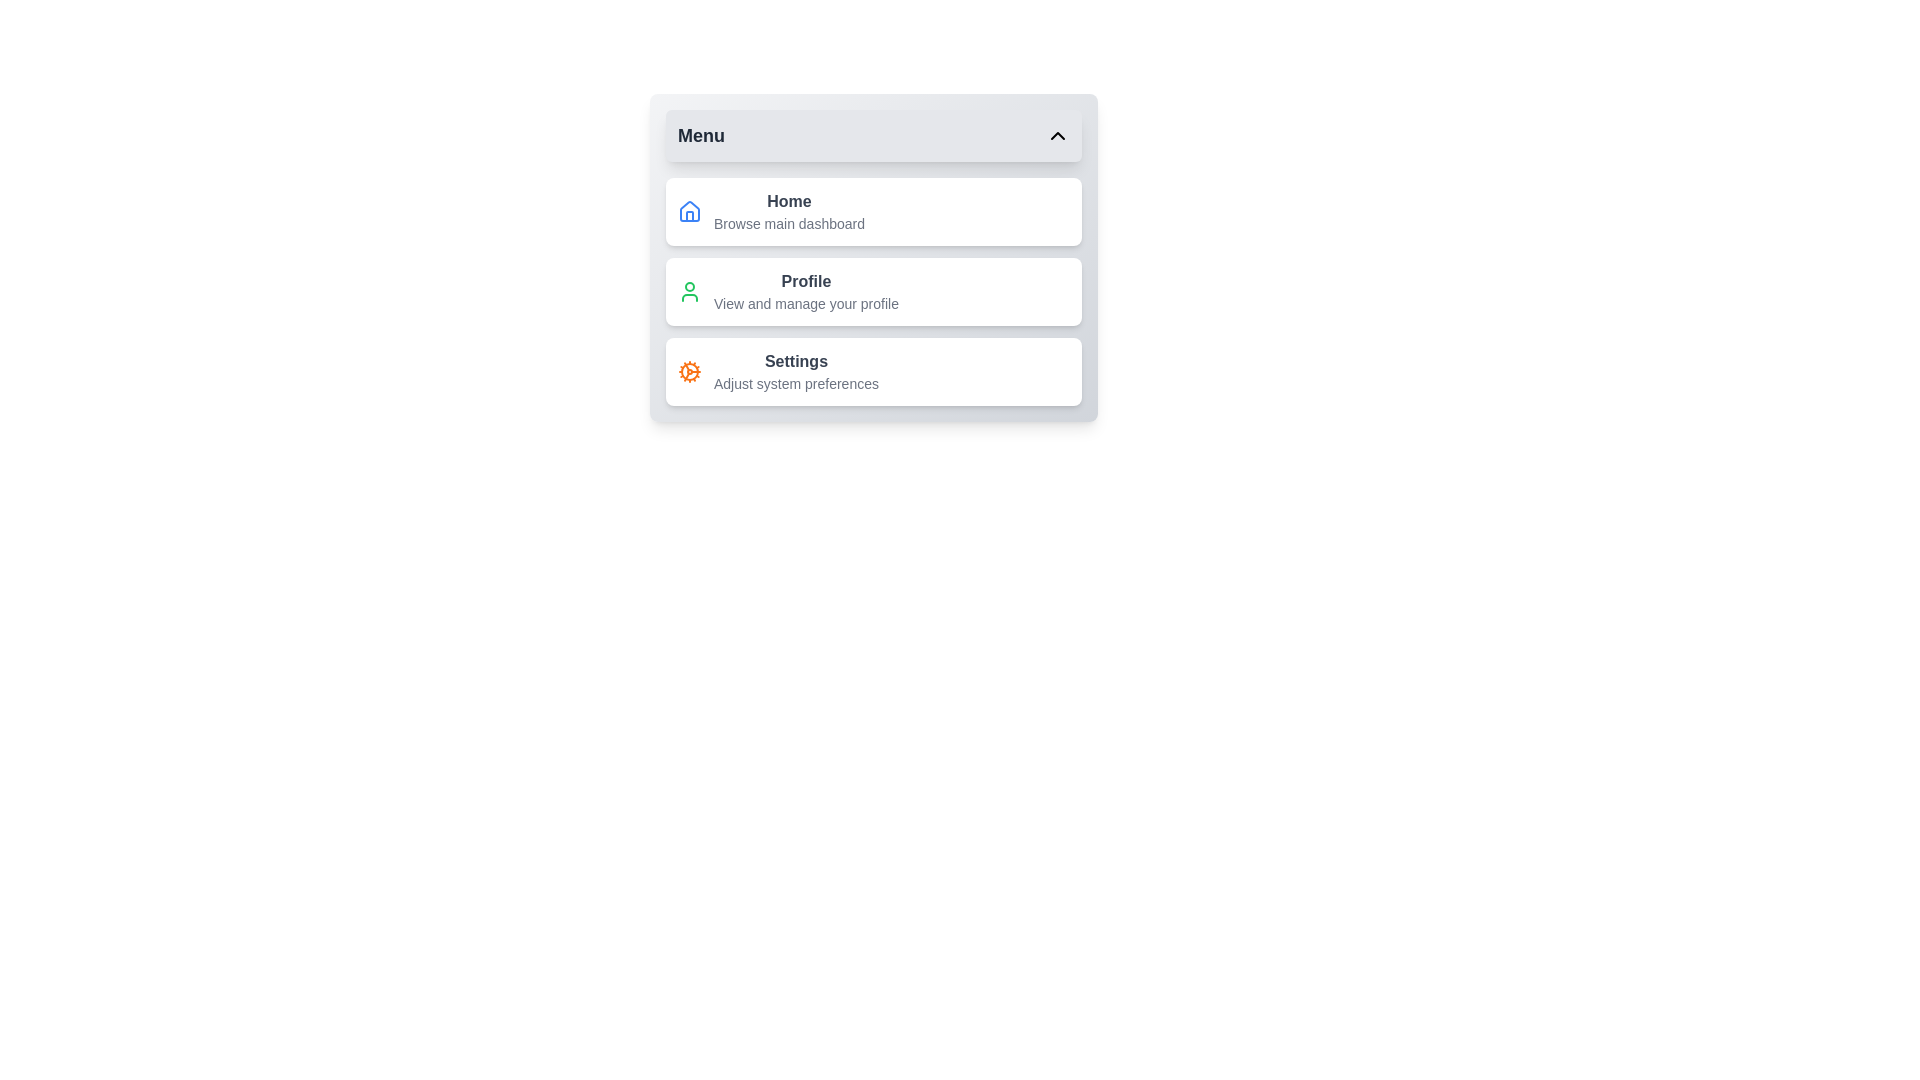 The height and width of the screenshot is (1080, 1920). Describe the element at coordinates (690, 371) in the screenshot. I see `the icon associated with the menu item Settings` at that location.